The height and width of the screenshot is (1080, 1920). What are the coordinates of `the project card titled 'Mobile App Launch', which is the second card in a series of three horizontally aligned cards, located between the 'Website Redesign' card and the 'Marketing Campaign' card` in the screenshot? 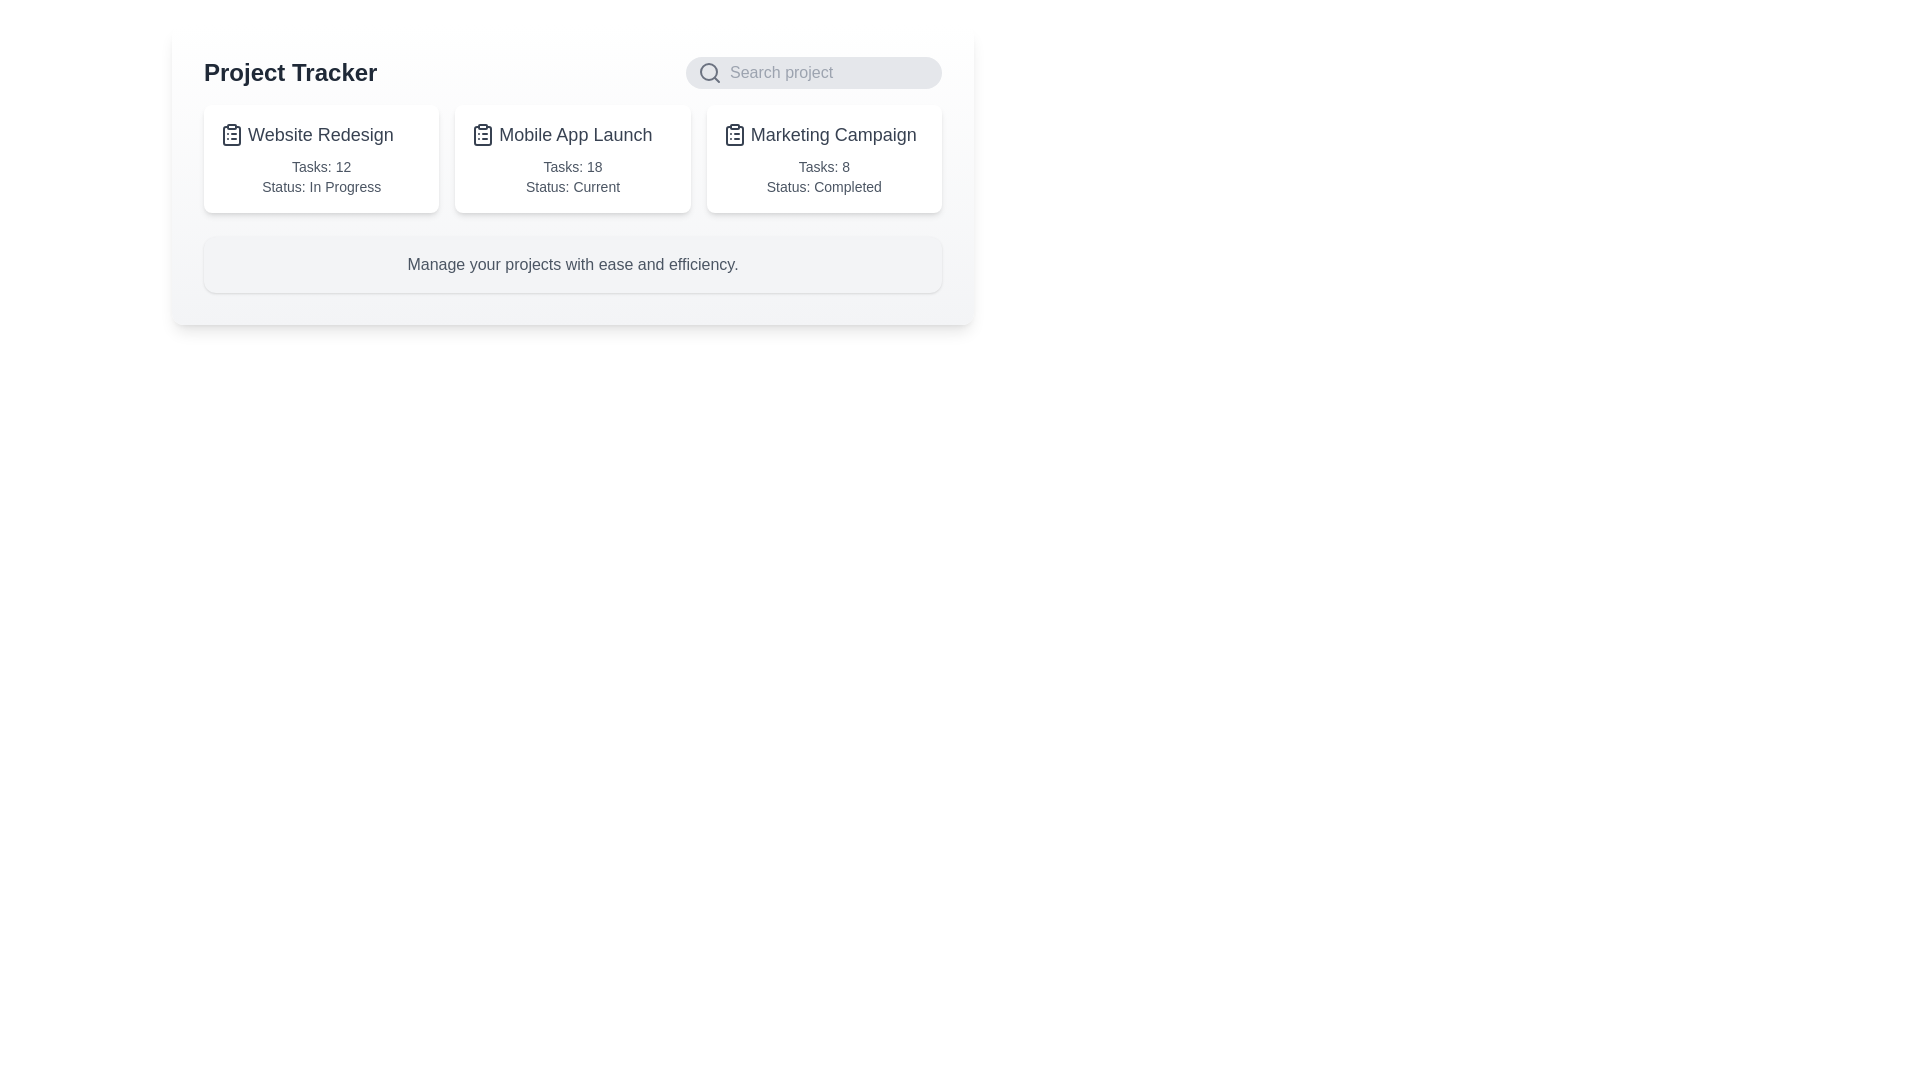 It's located at (571, 157).